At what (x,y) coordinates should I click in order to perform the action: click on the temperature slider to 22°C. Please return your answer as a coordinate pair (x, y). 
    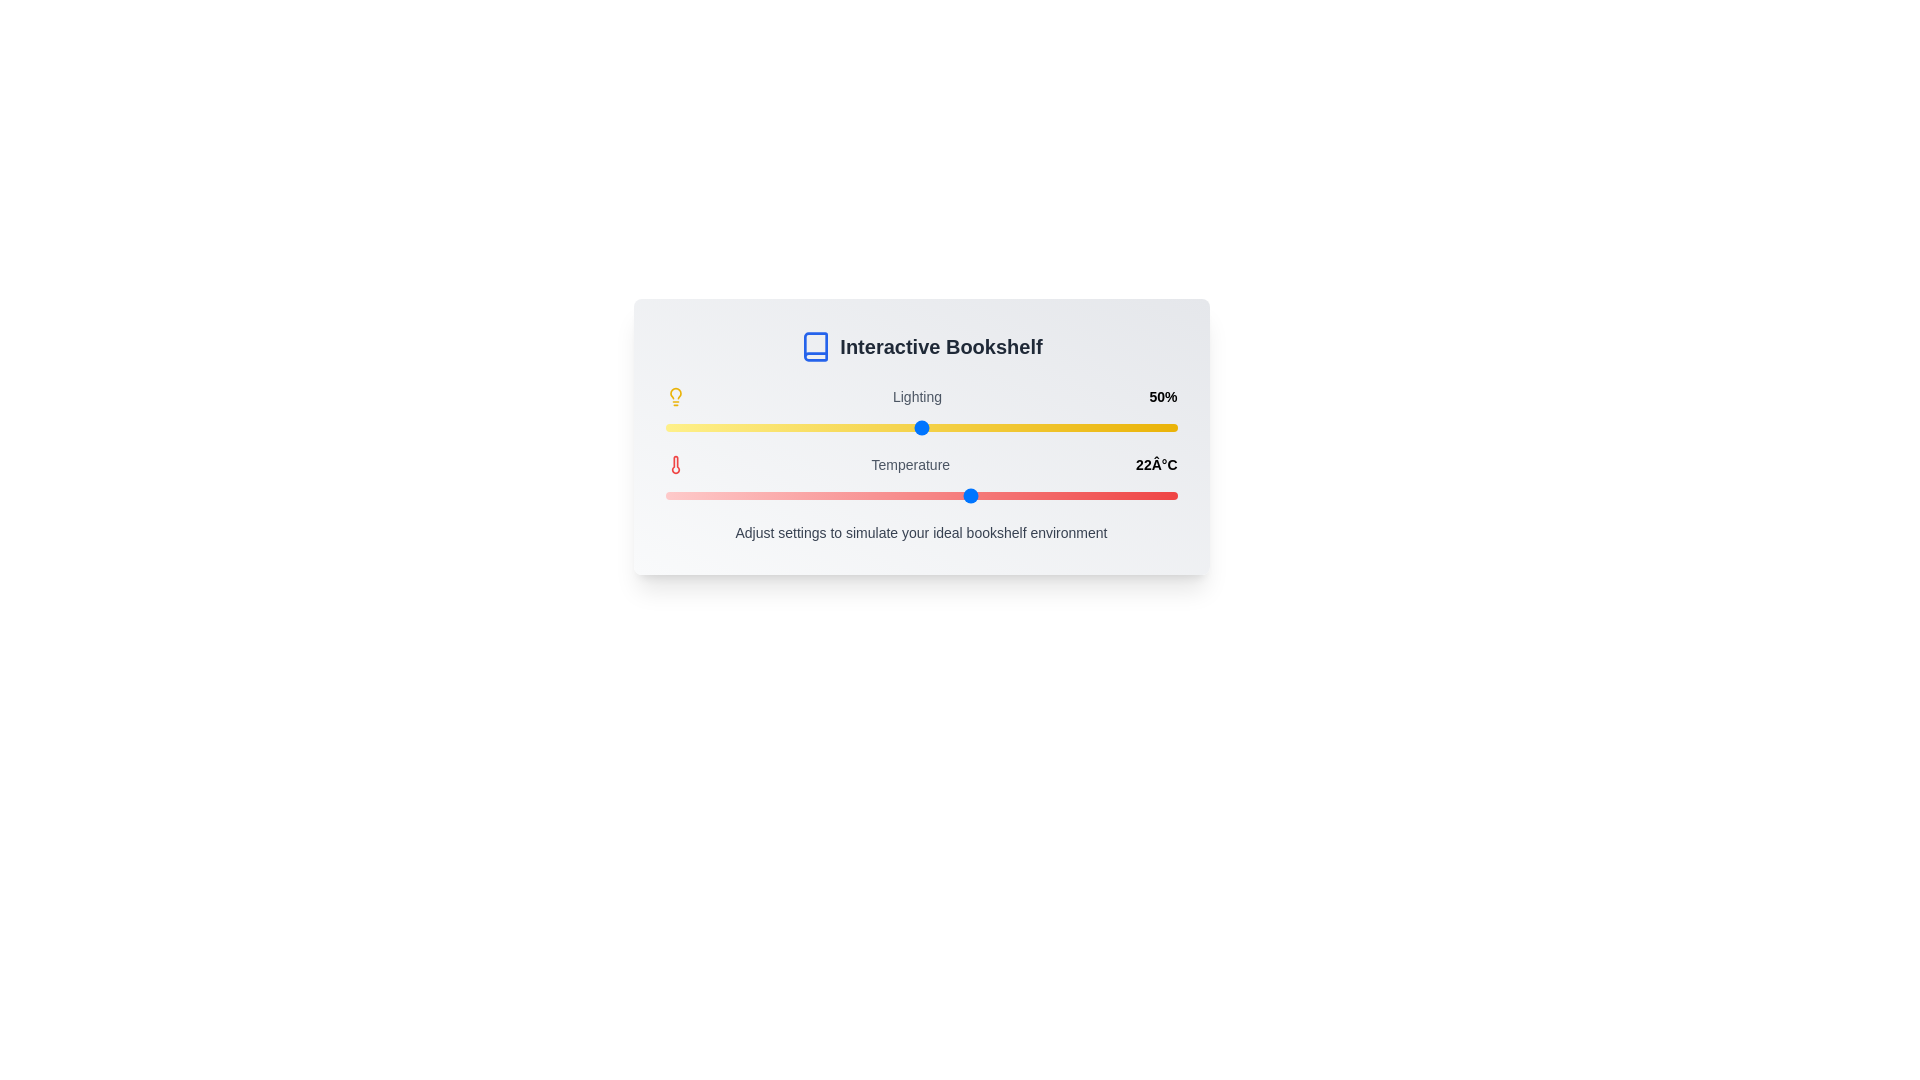
    Looking at the image, I should click on (972, 495).